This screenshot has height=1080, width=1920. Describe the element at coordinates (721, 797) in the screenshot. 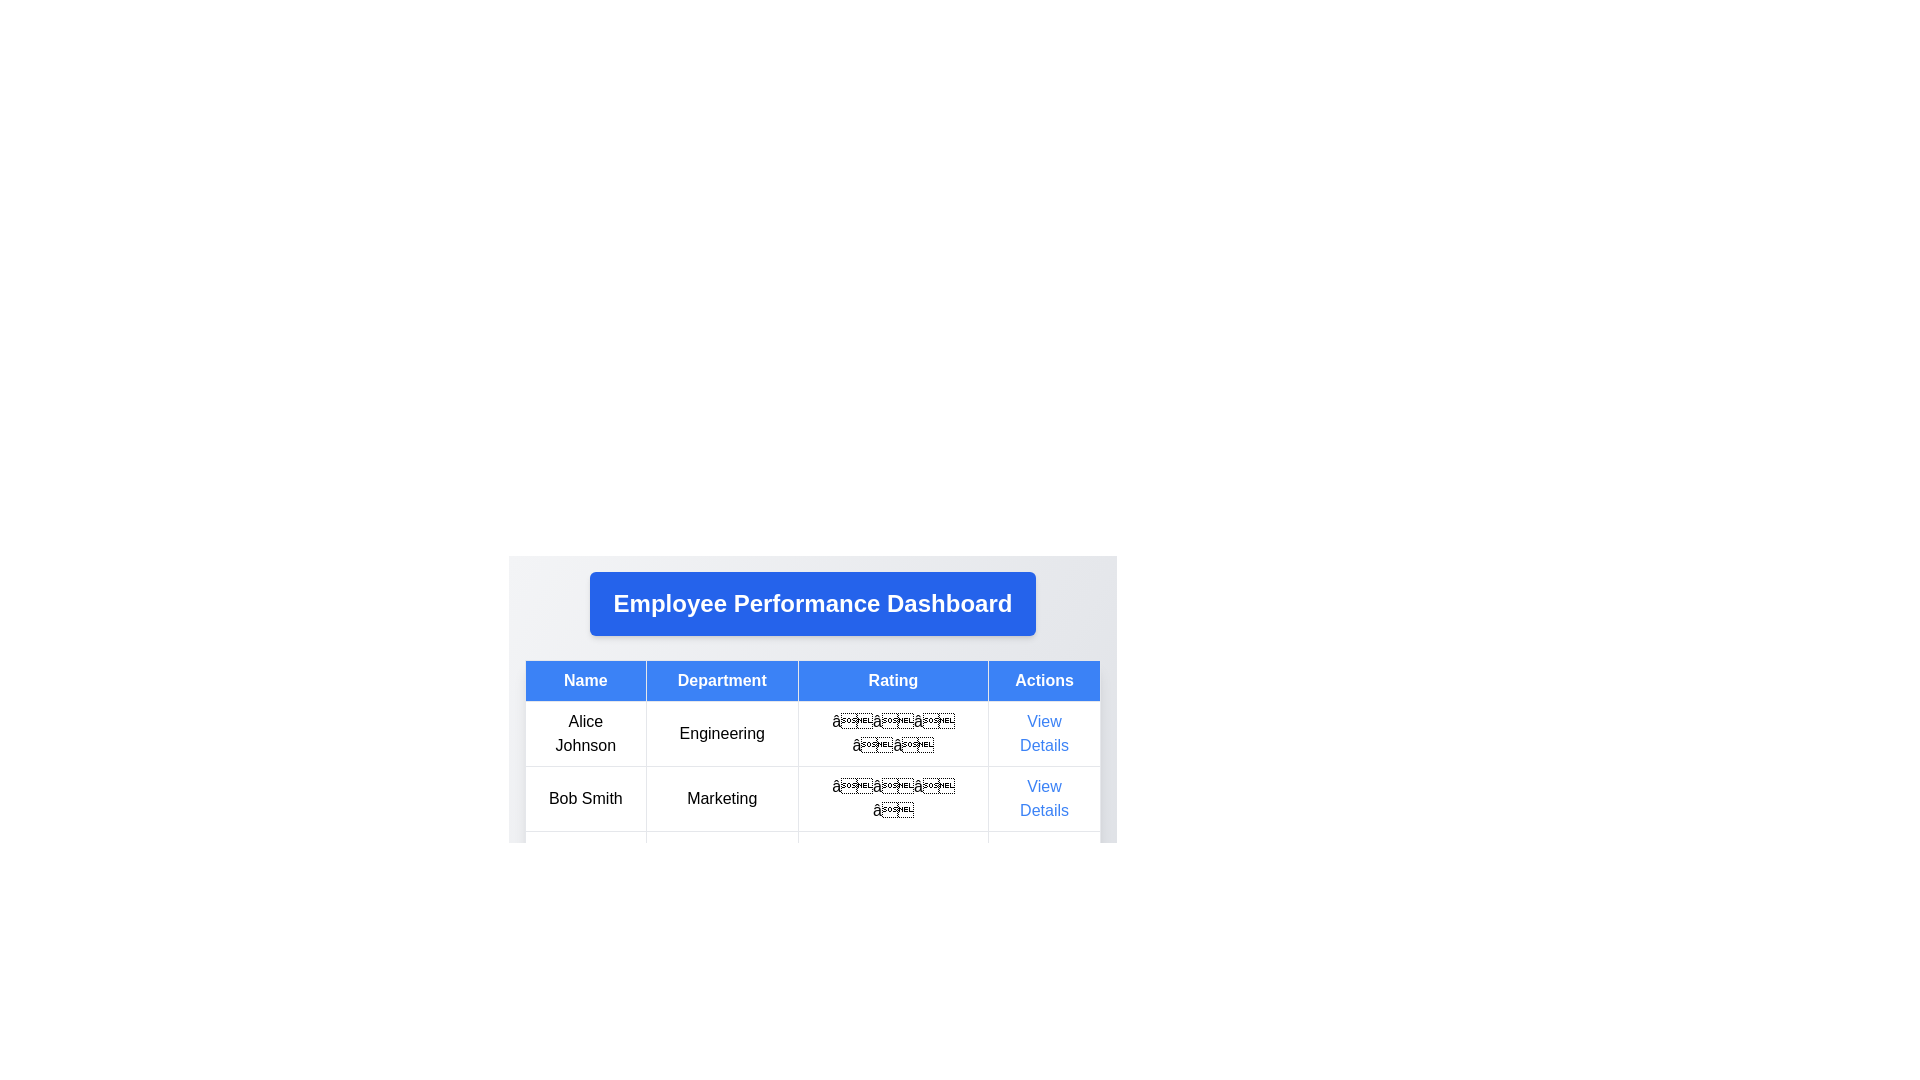

I see `the 'Marketing' text label which is styled with a border and padding, located under the 'Department' column header in the table layout` at that location.